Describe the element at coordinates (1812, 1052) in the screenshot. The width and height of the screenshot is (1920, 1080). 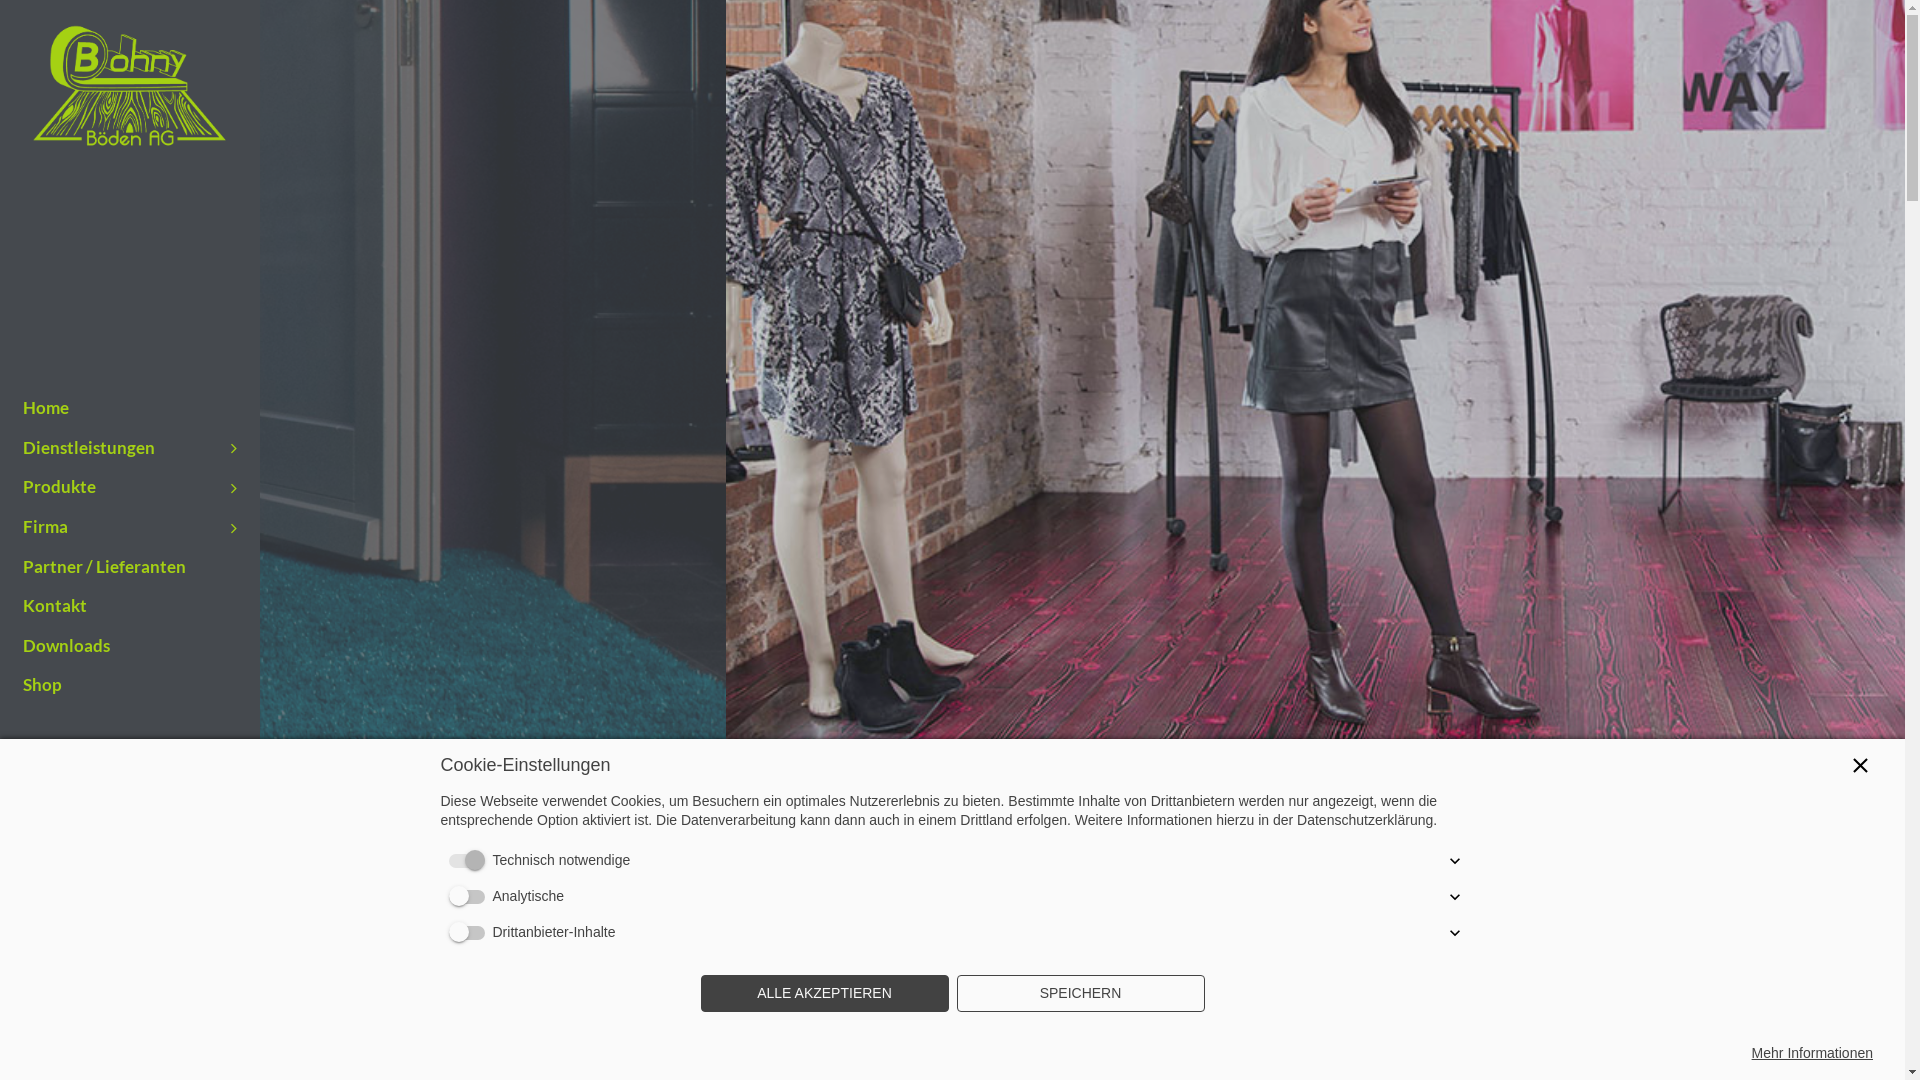
I see `'Mehr Informationen'` at that location.